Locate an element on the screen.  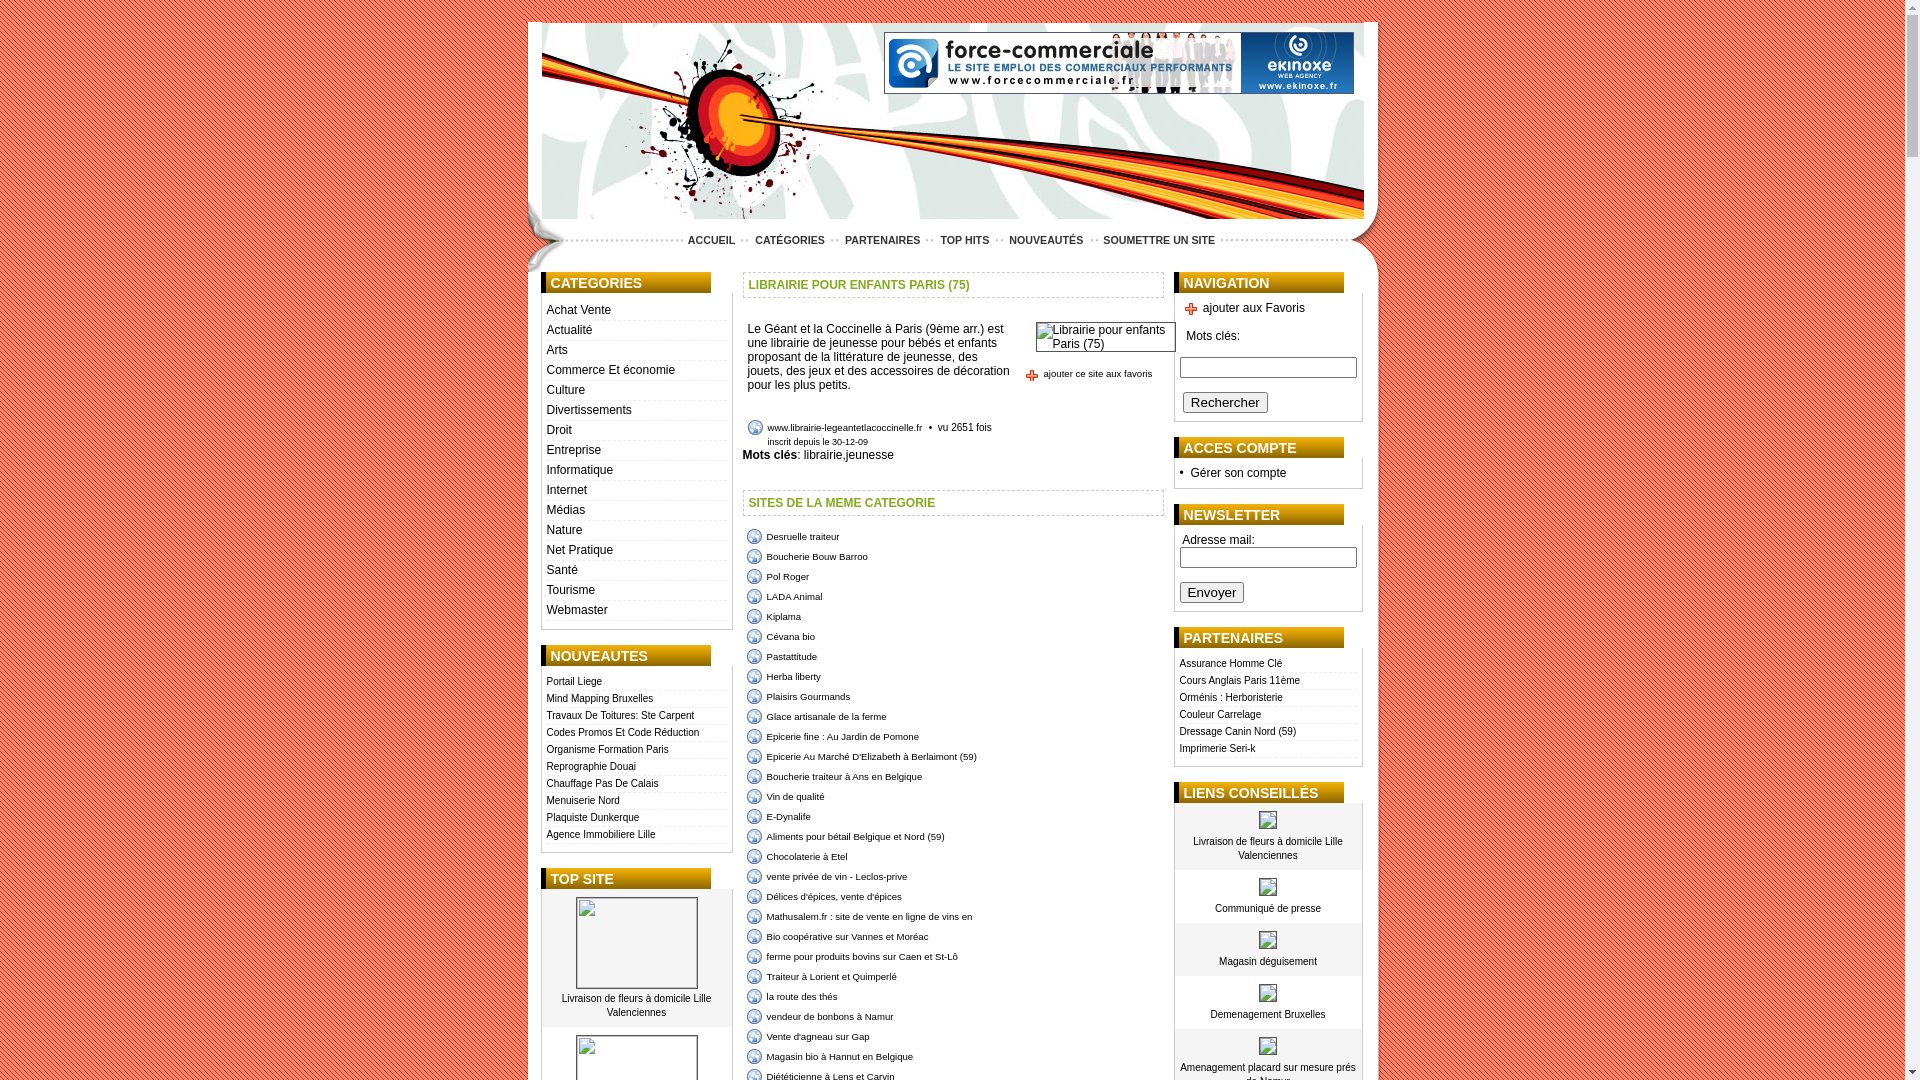
'Travaux De Toitures: Ste Carpent' is located at coordinates (634, 715).